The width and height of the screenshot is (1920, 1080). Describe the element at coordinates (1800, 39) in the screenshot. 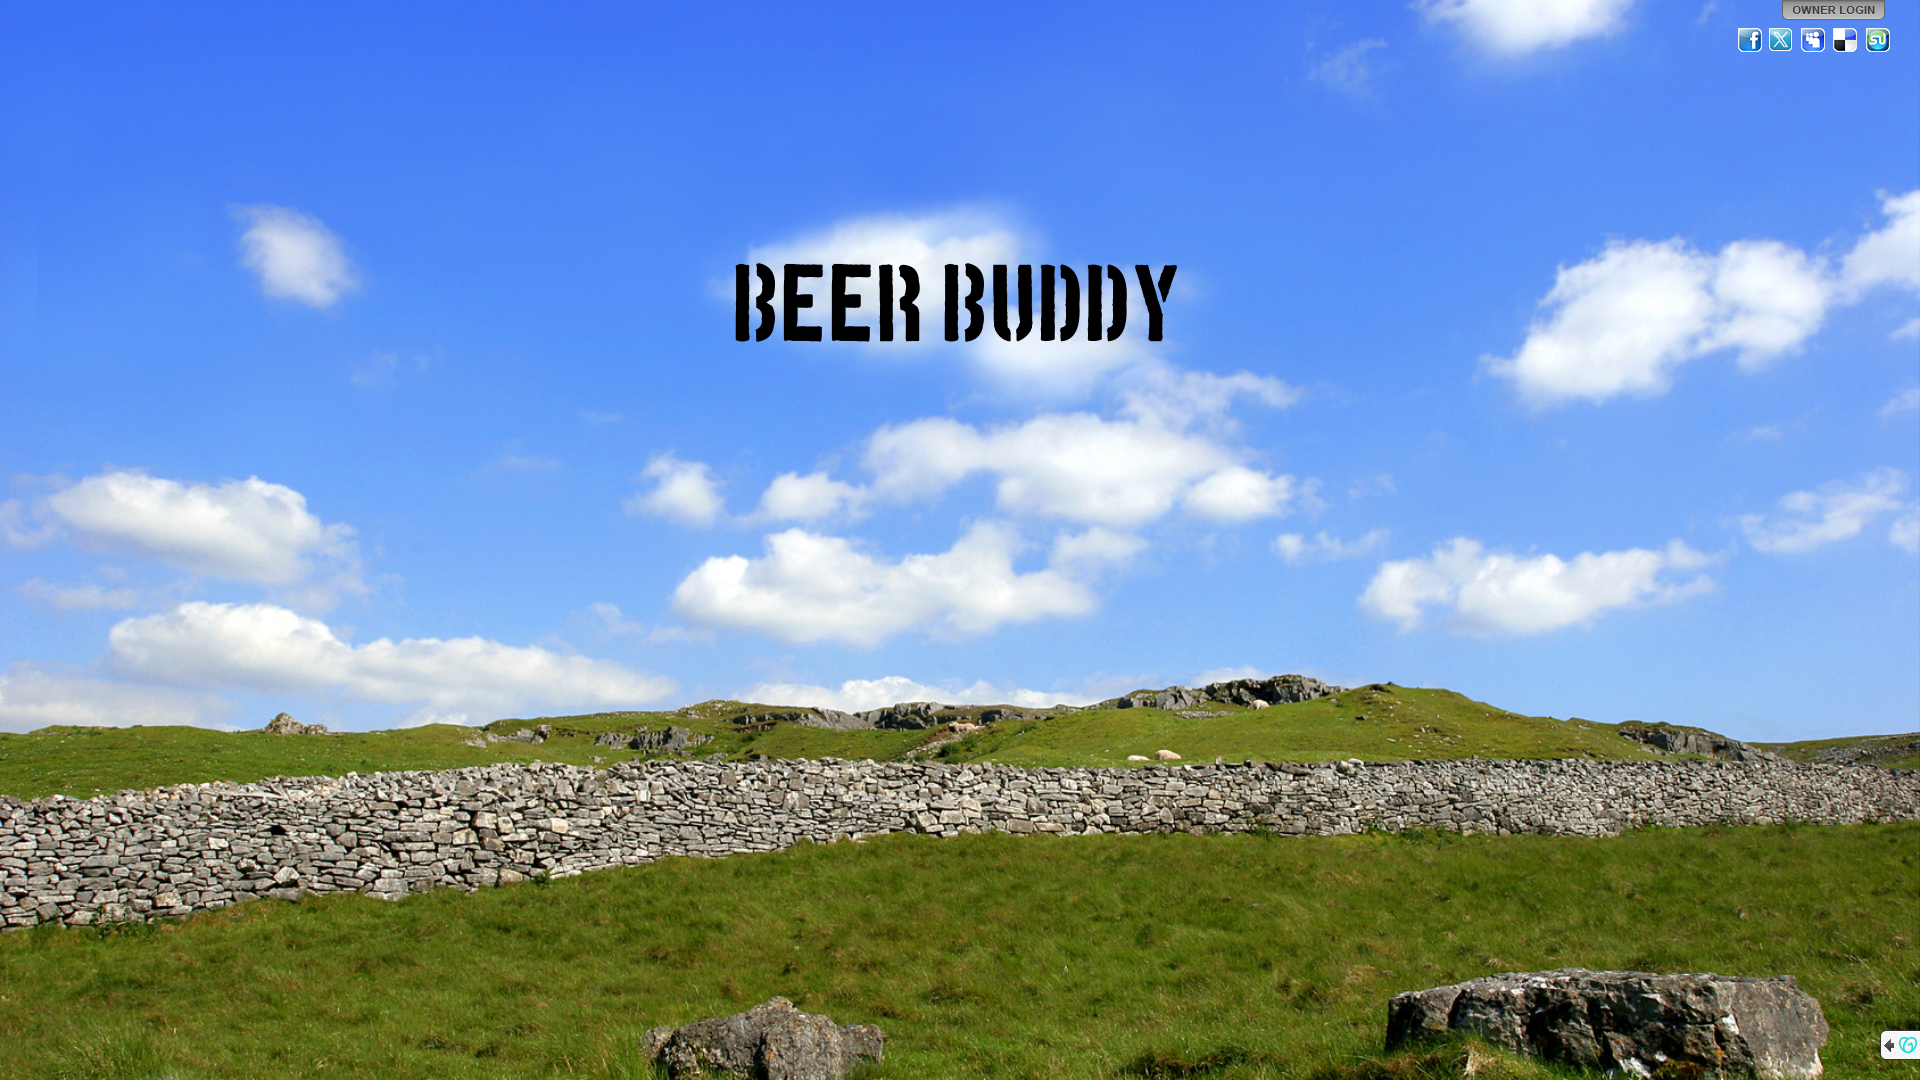

I see `'MySpace'` at that location.